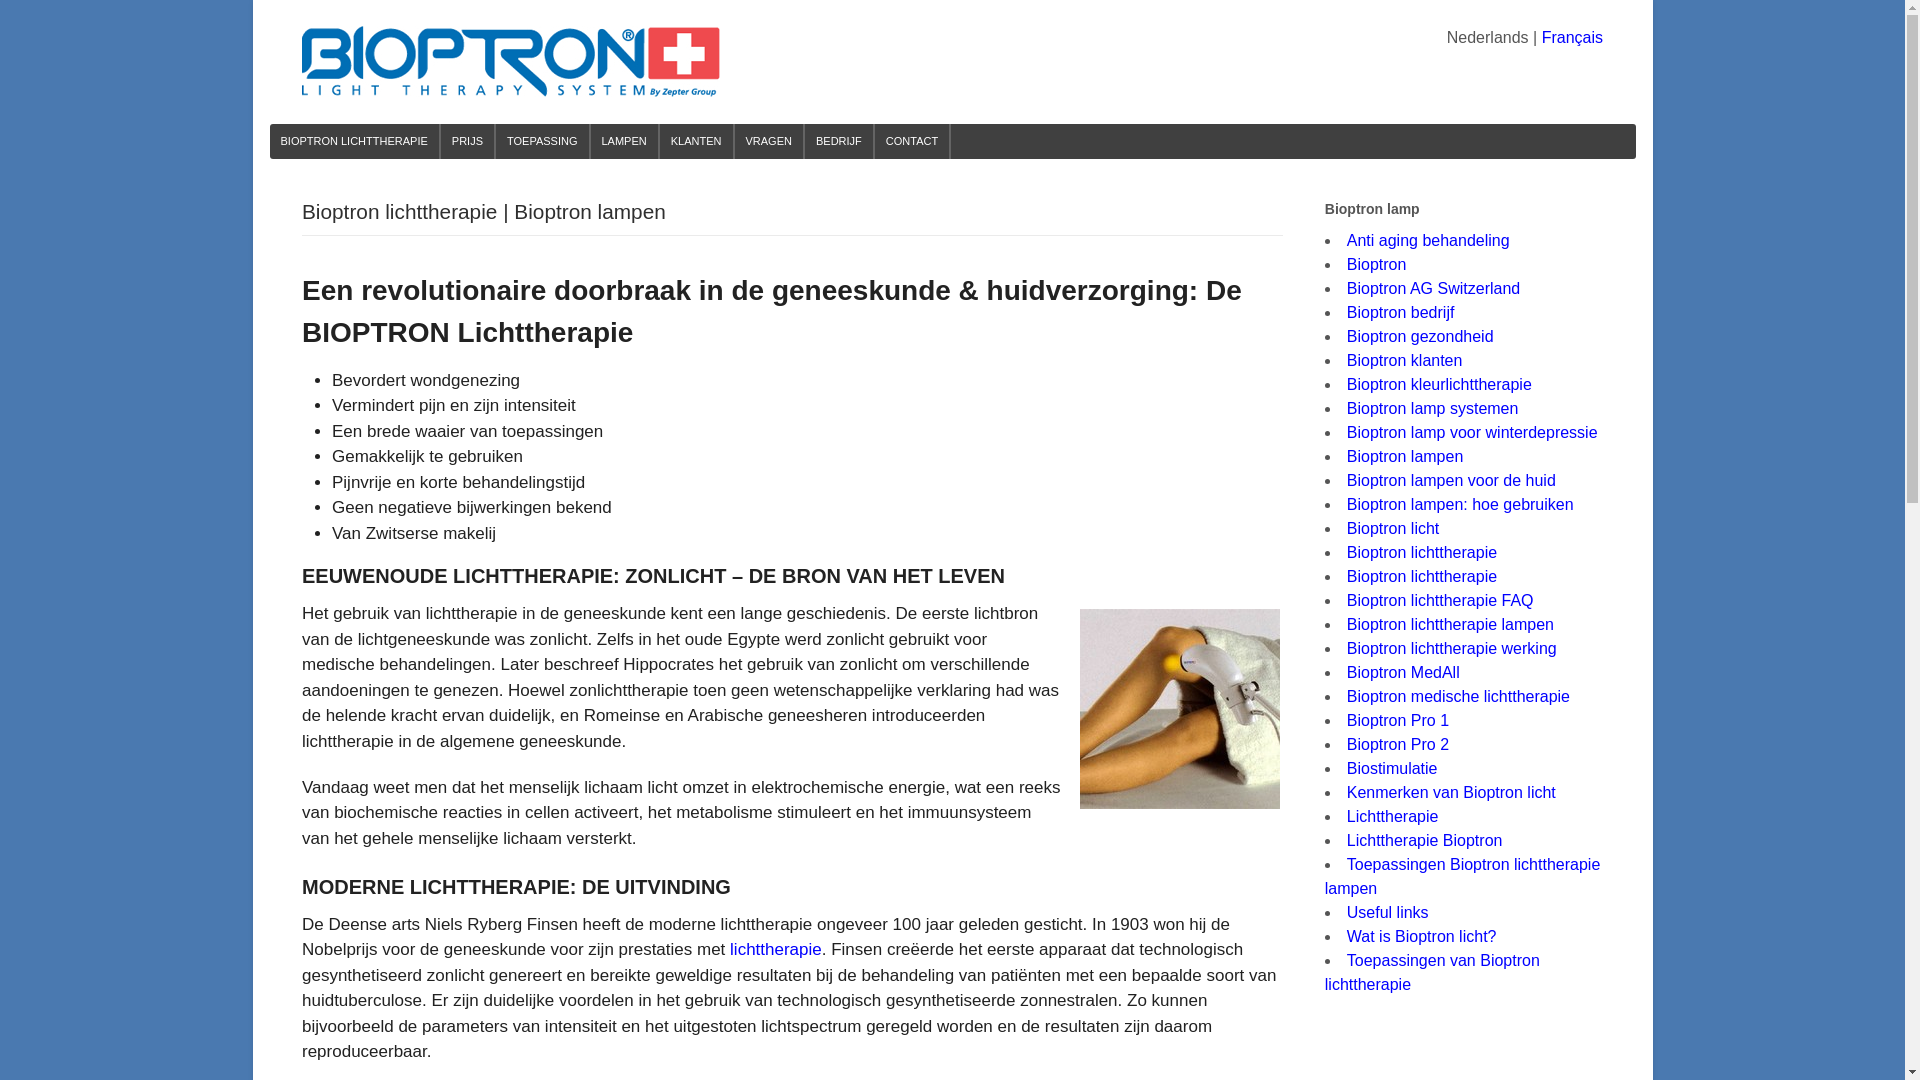  I want to click on 'Bioptron Pro 1', so click(1396, 720).